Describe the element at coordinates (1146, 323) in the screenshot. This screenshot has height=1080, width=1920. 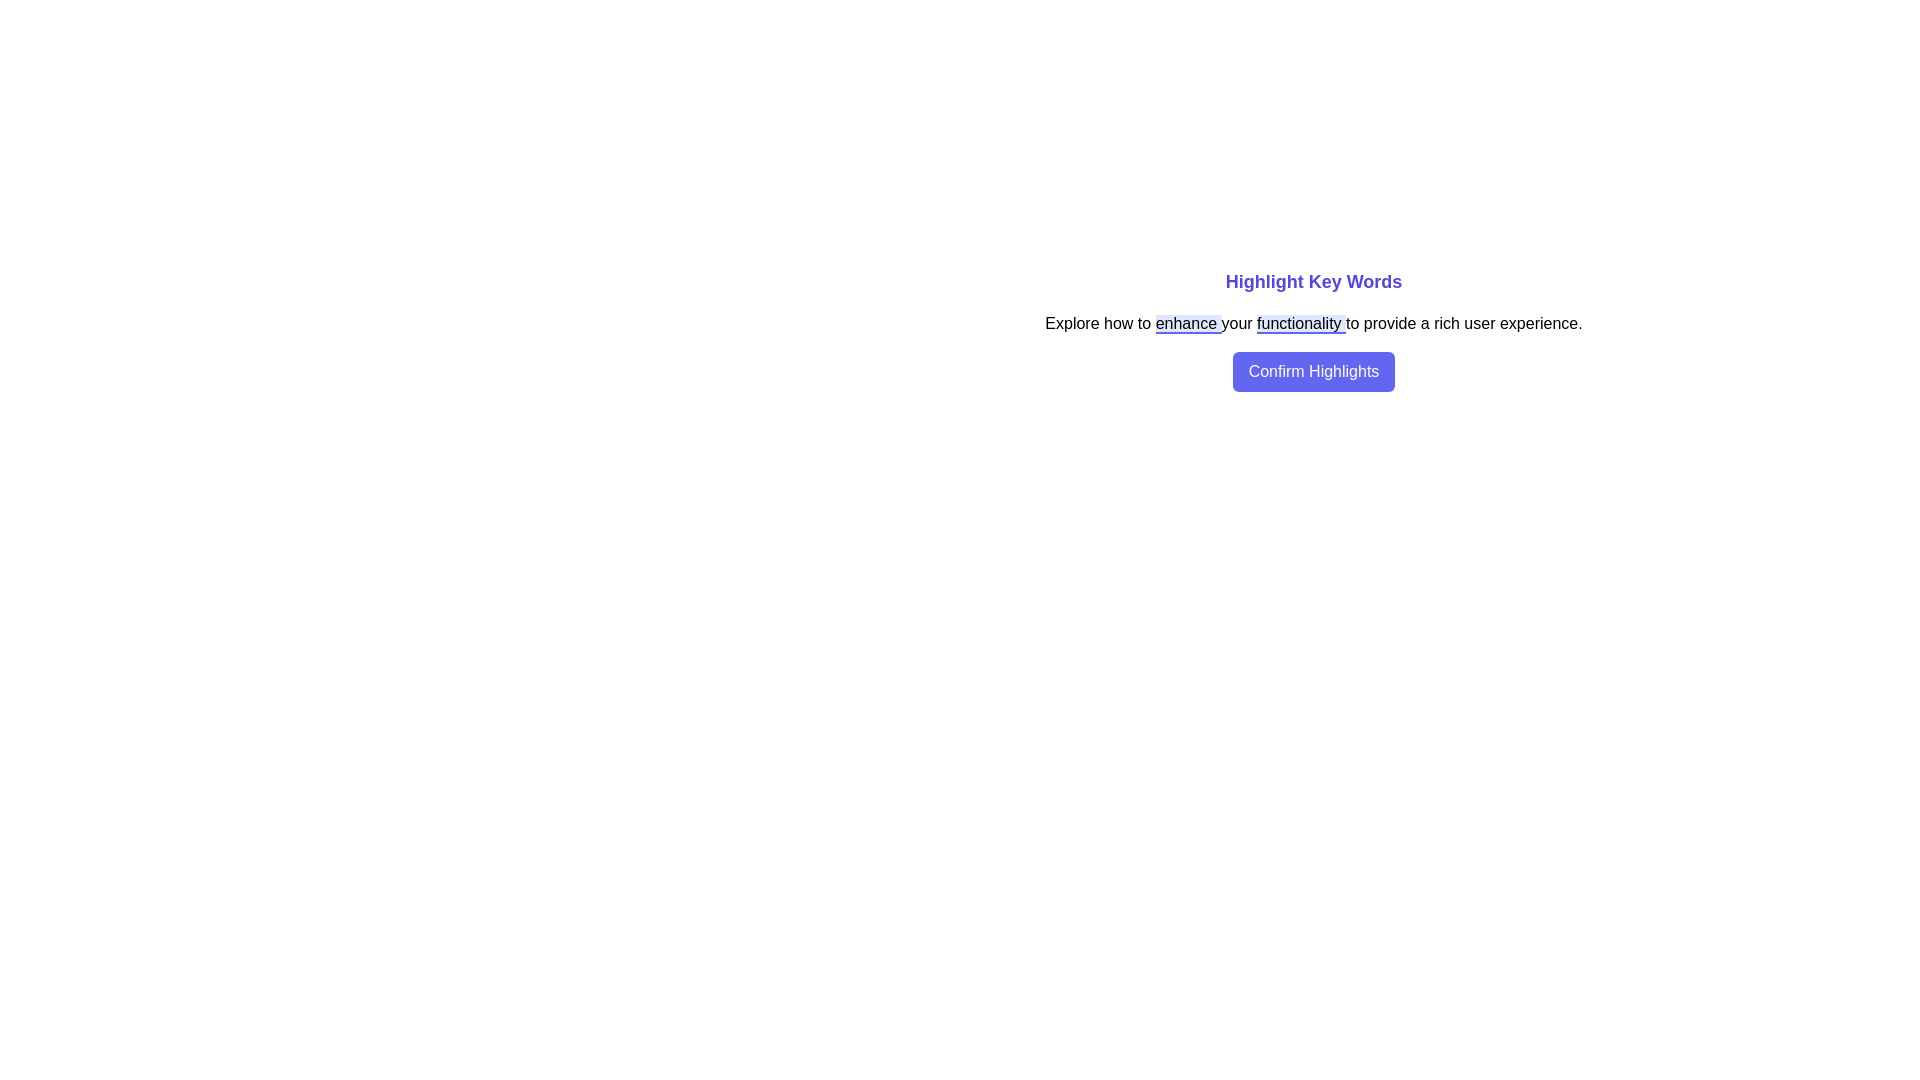
I see `the static text element which is the third word in the sentence 'Explore how to enhance your functionality to provide a rich user experience.'` at that location.